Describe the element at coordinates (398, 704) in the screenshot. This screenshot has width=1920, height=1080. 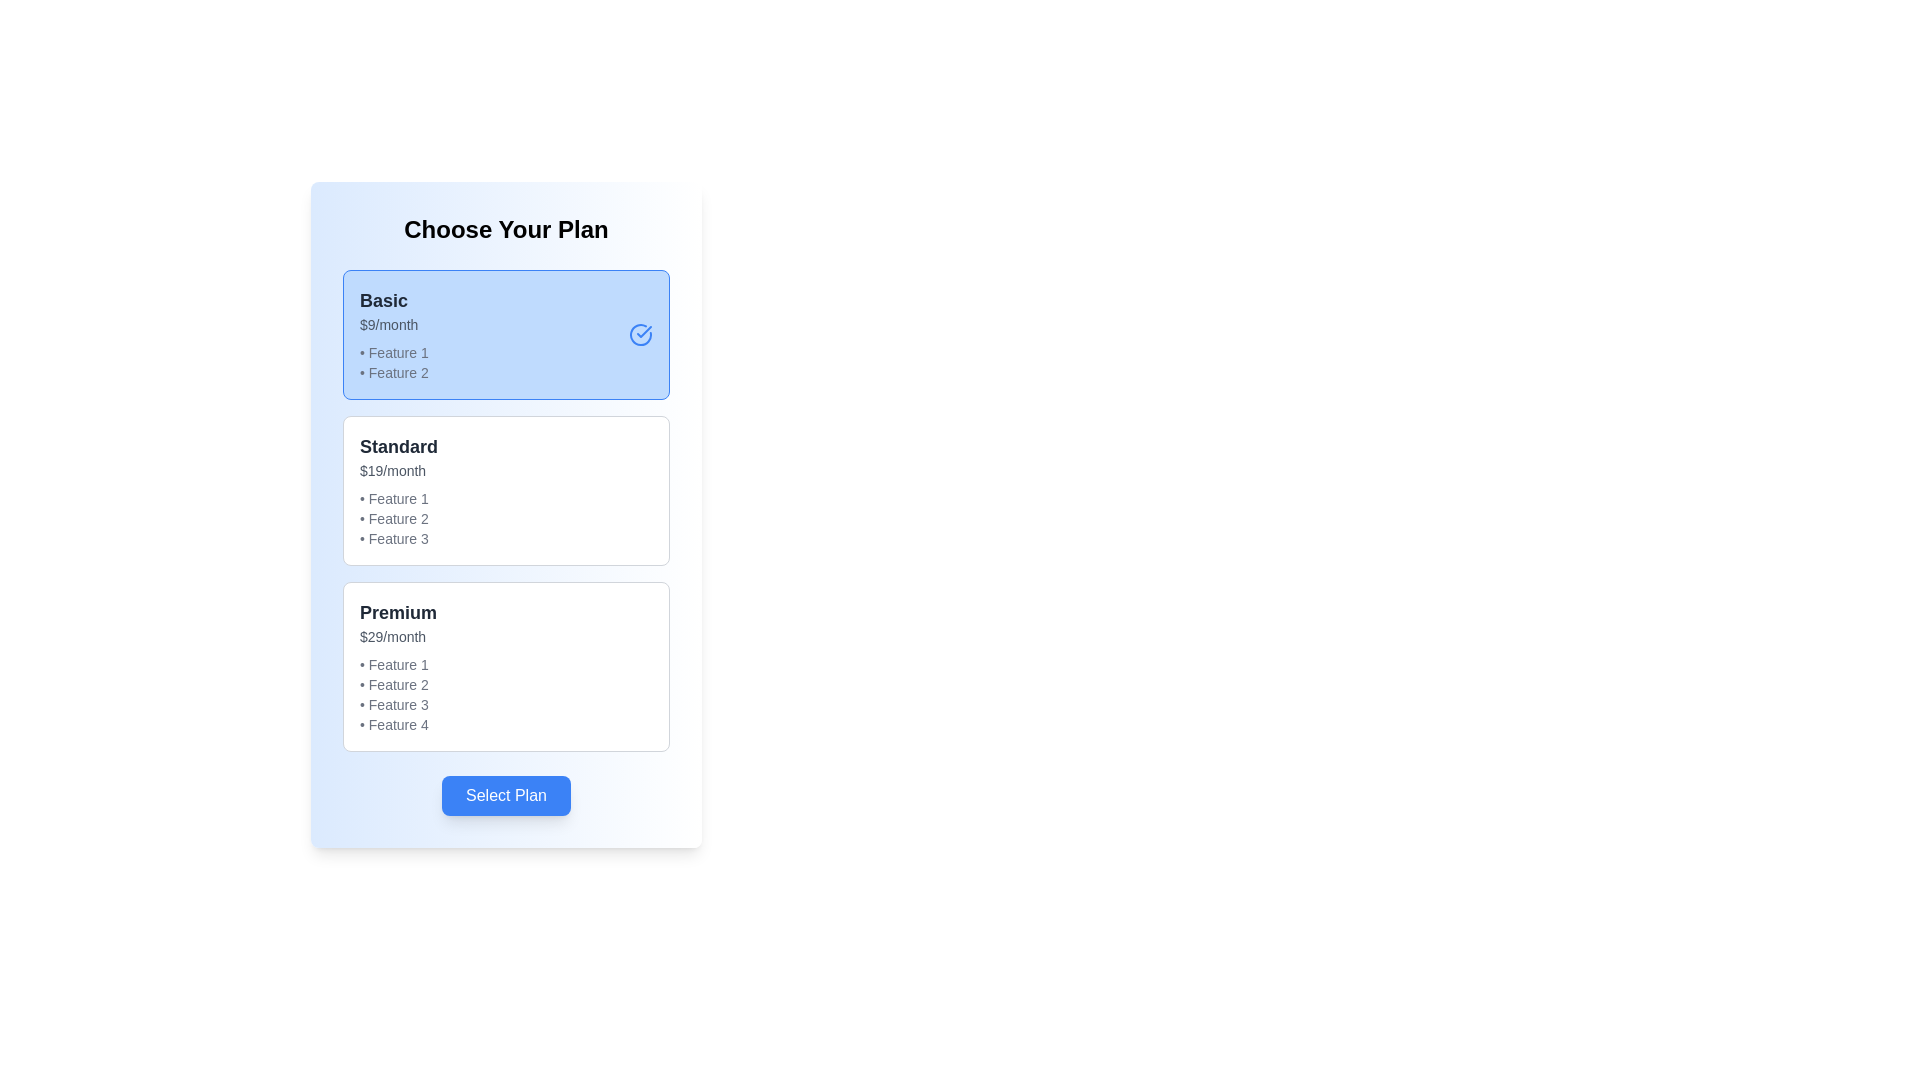
I see `the text label displaying '• Feature 3' in gray font, which is the third item in a vertical list under the 'Premium' plan section of the plan selection interface` at that location.